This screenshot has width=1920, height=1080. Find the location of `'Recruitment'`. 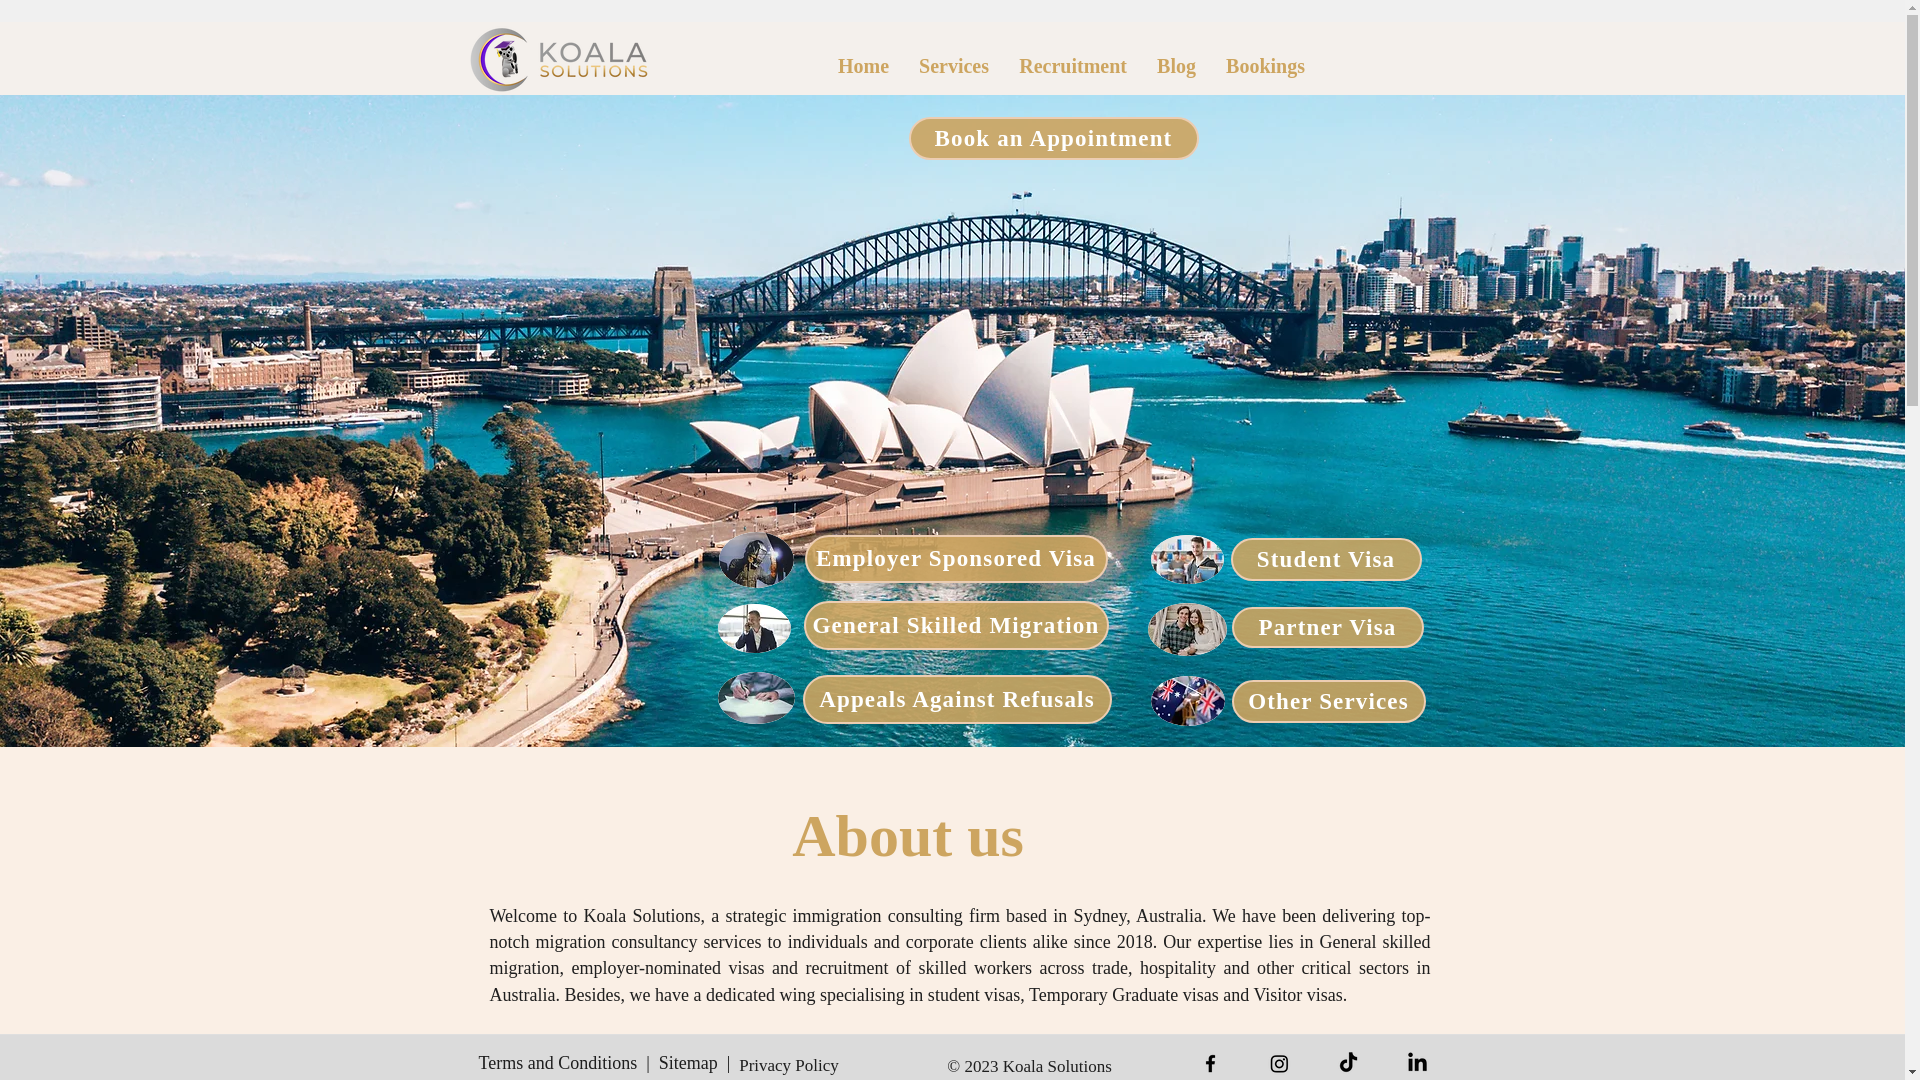

'Recruitment' is located at coordinates (1072, 65).